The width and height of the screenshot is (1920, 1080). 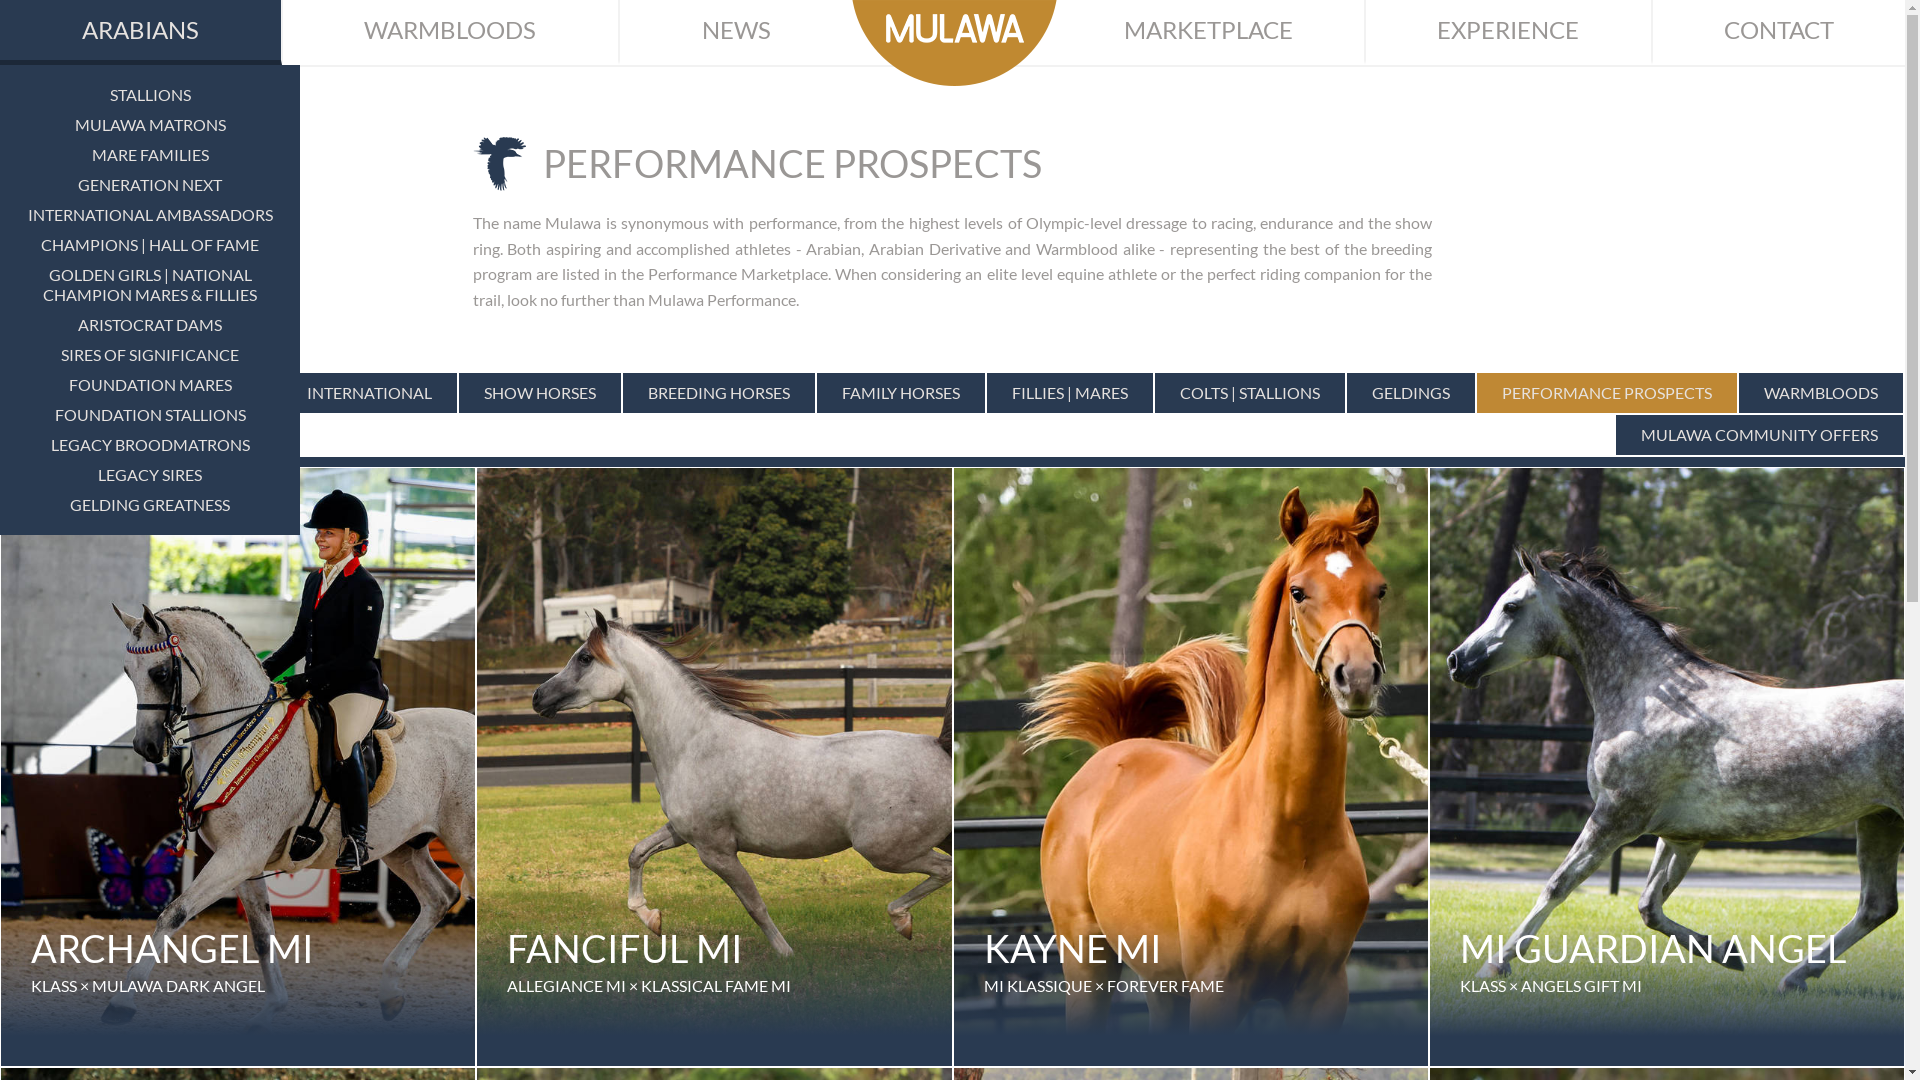 I want to click on 'CONTACT', so click(x=1779, y=32).